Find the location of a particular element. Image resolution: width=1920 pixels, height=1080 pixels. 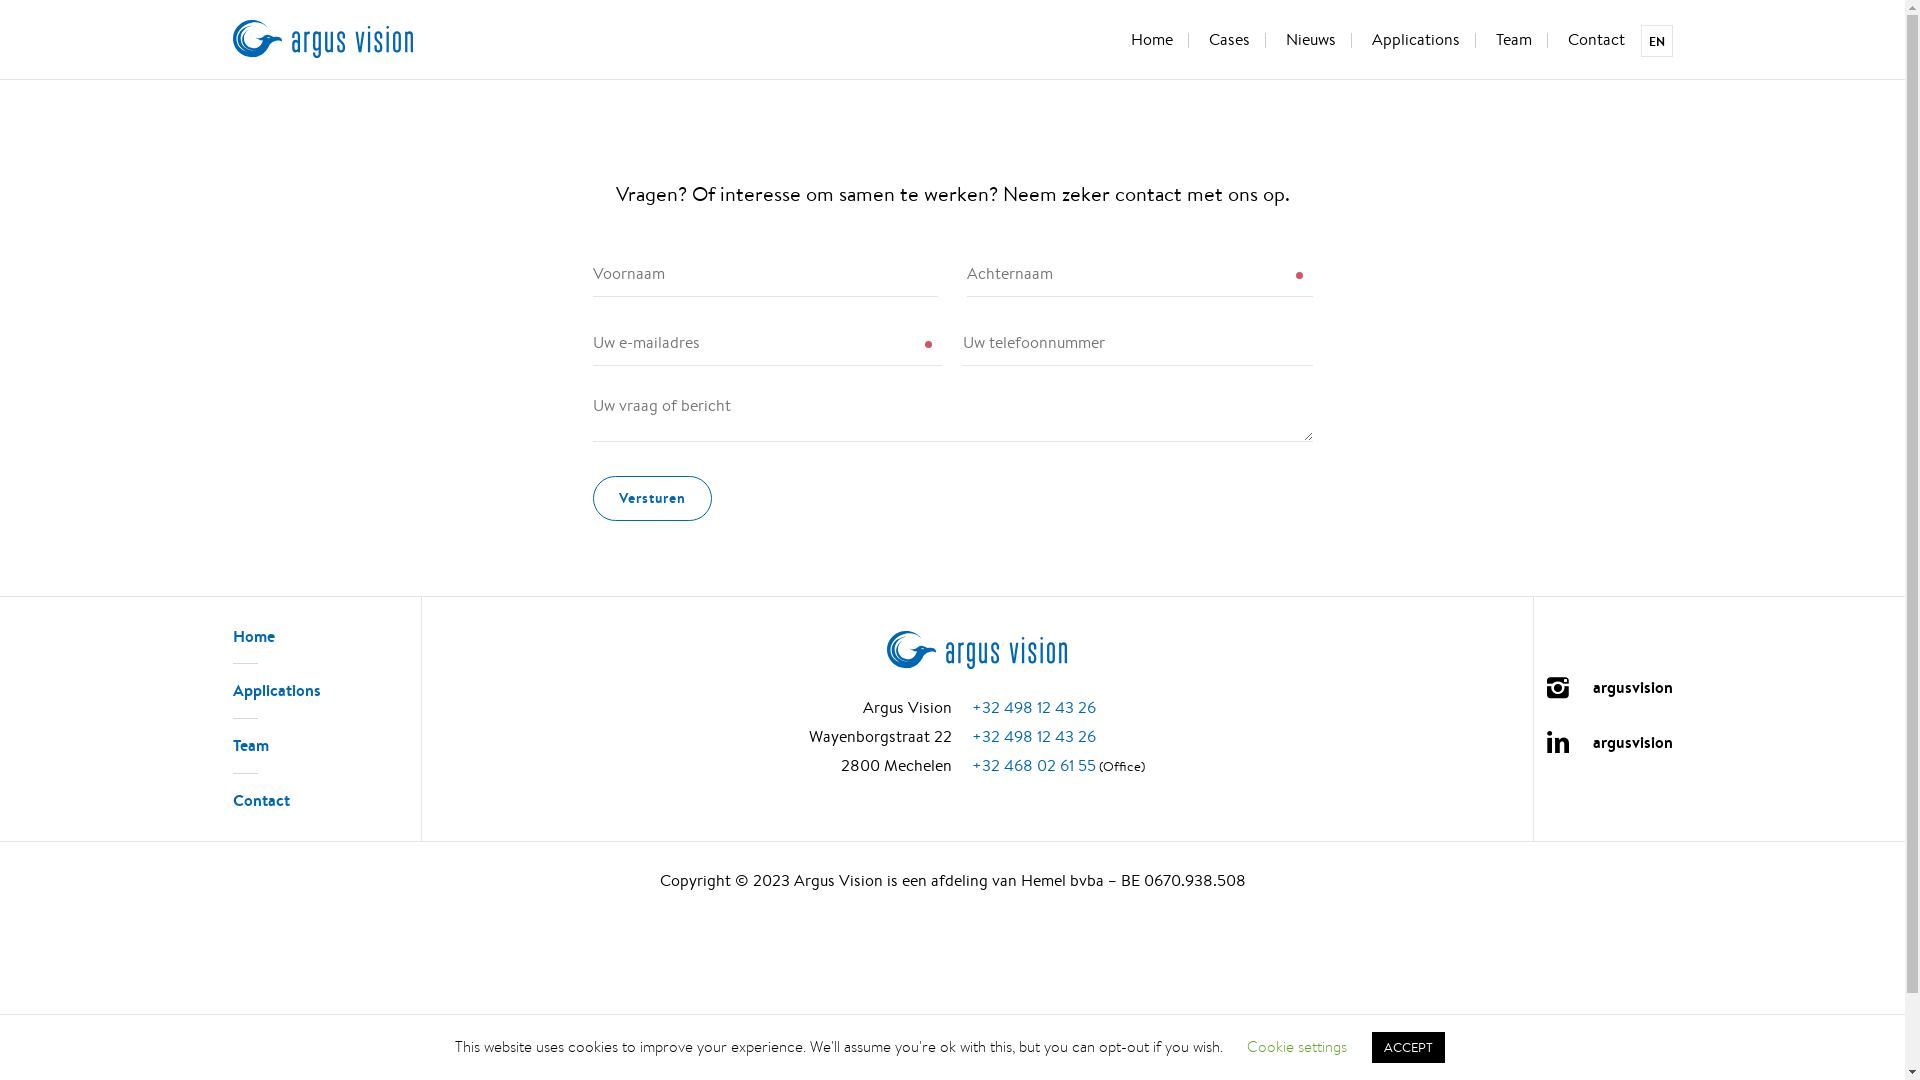

'Nieuws' is located at coordinates (1269, 41).